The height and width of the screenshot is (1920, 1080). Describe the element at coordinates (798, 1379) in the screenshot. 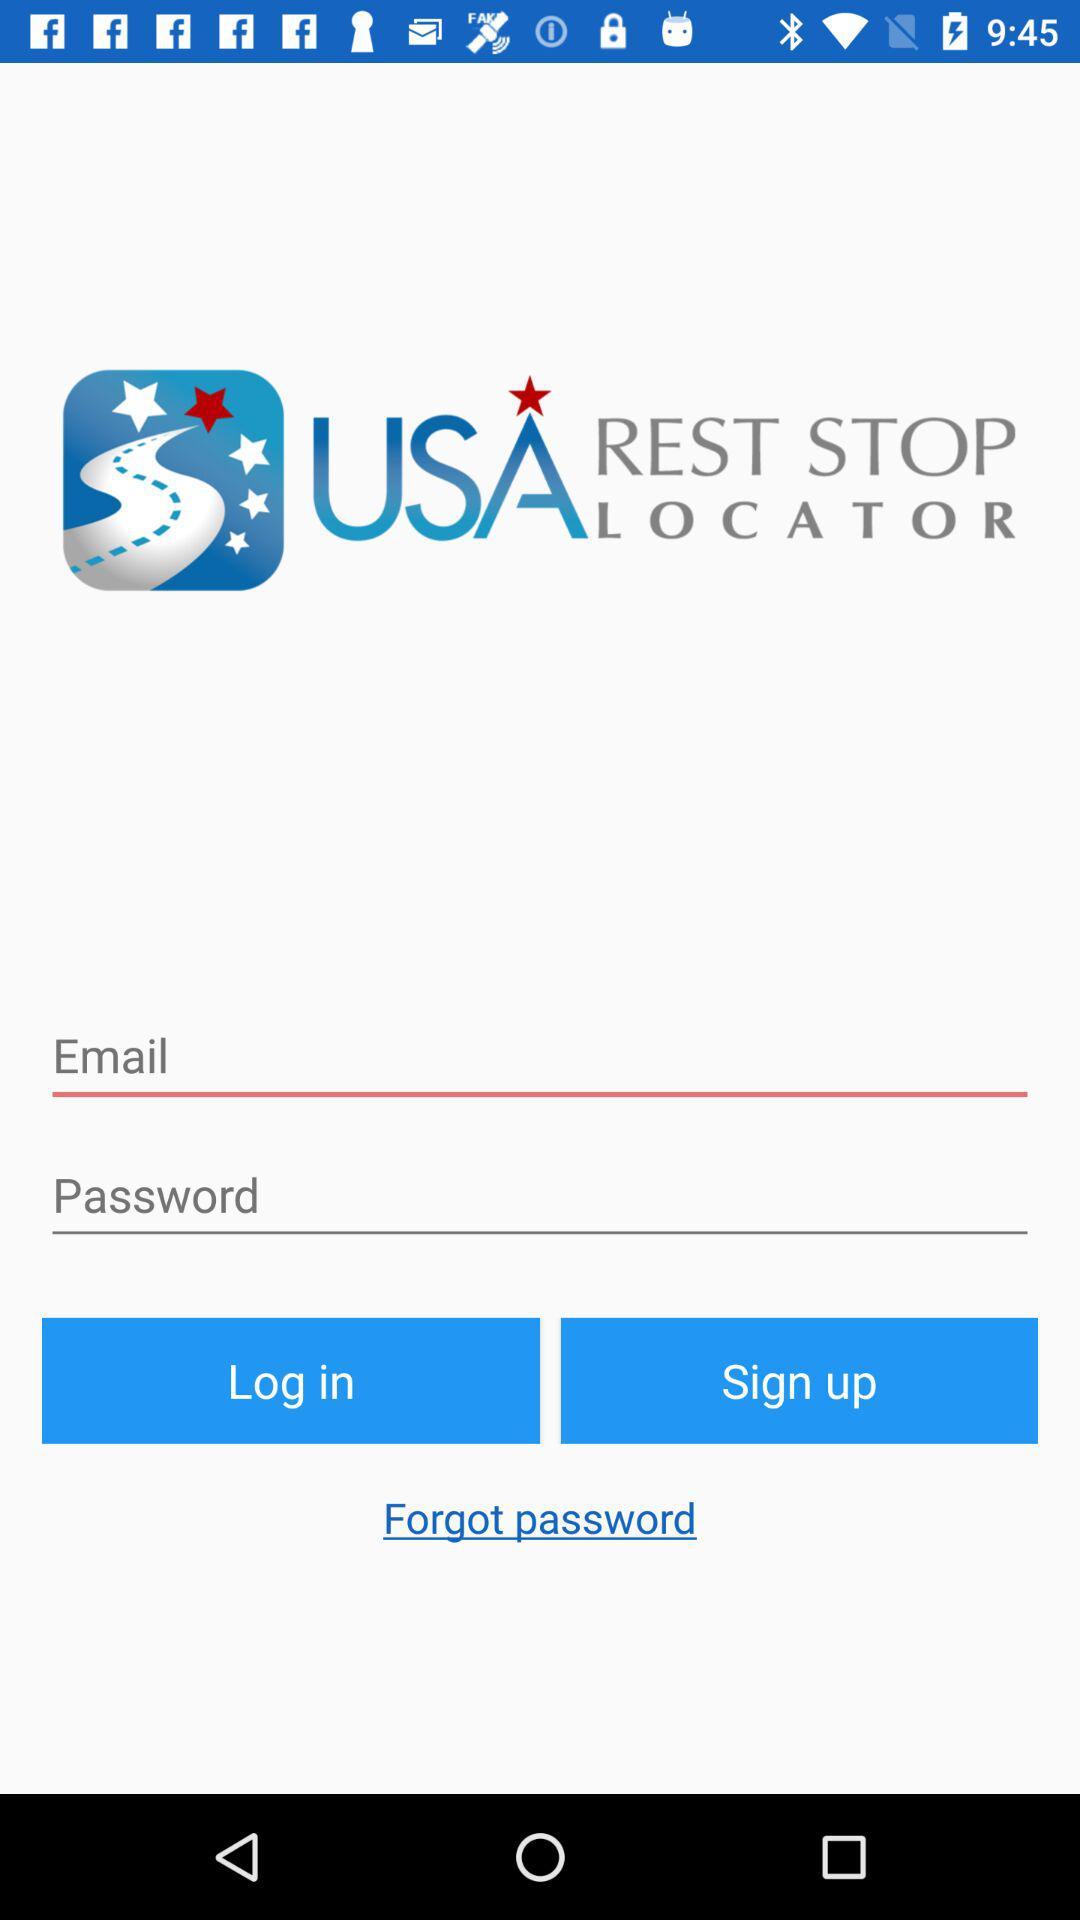

I see `the sign up` at that location.